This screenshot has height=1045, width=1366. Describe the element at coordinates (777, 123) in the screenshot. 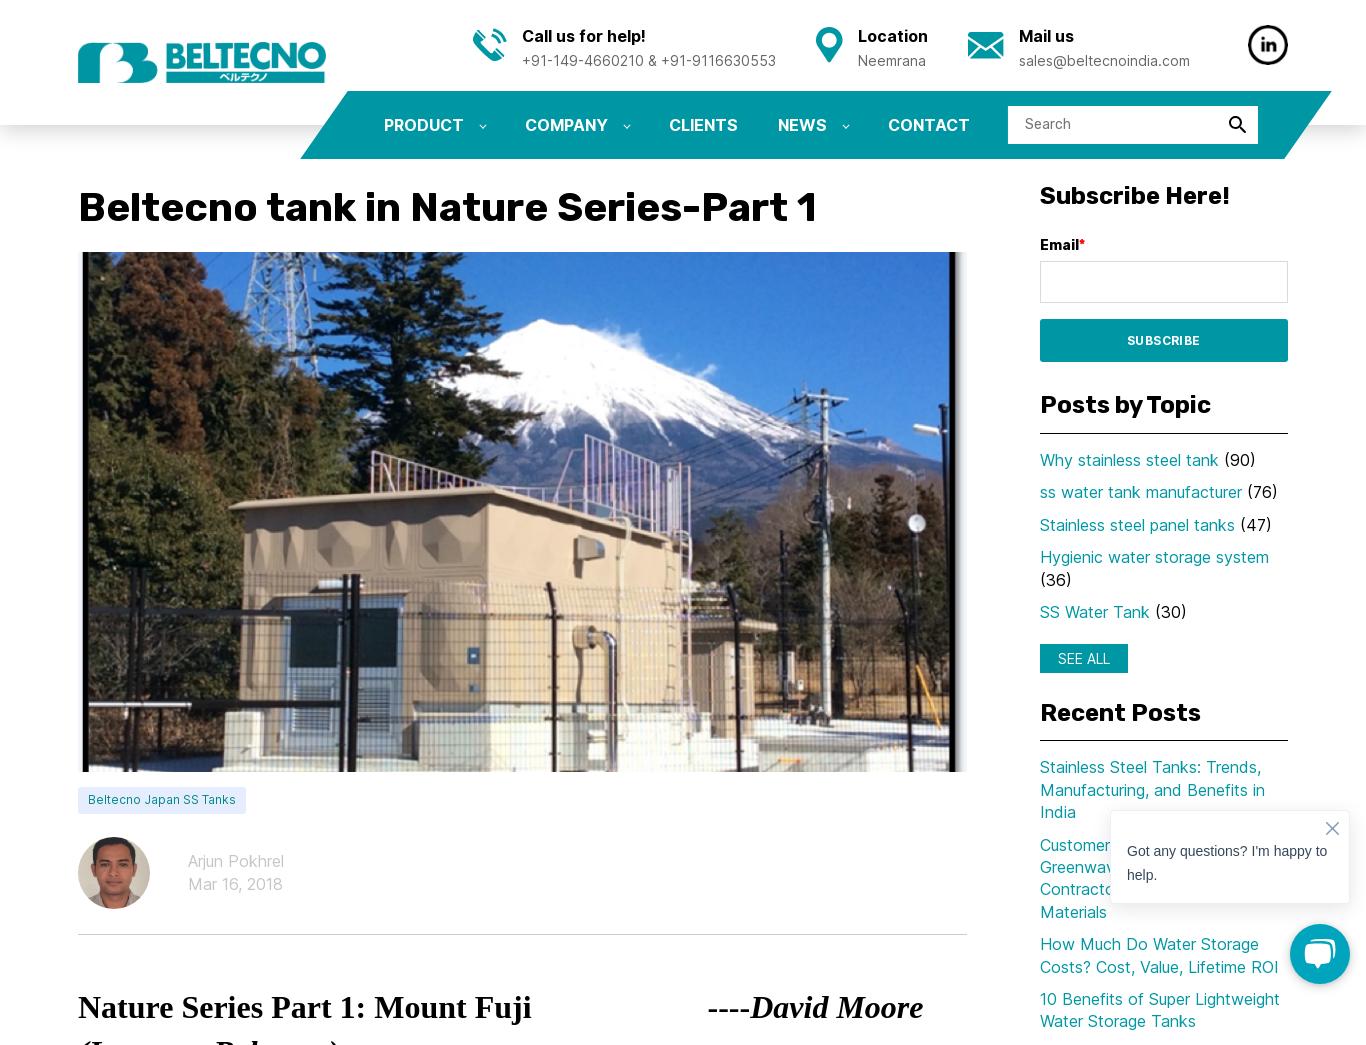

I see `'NEWS'` at that location.